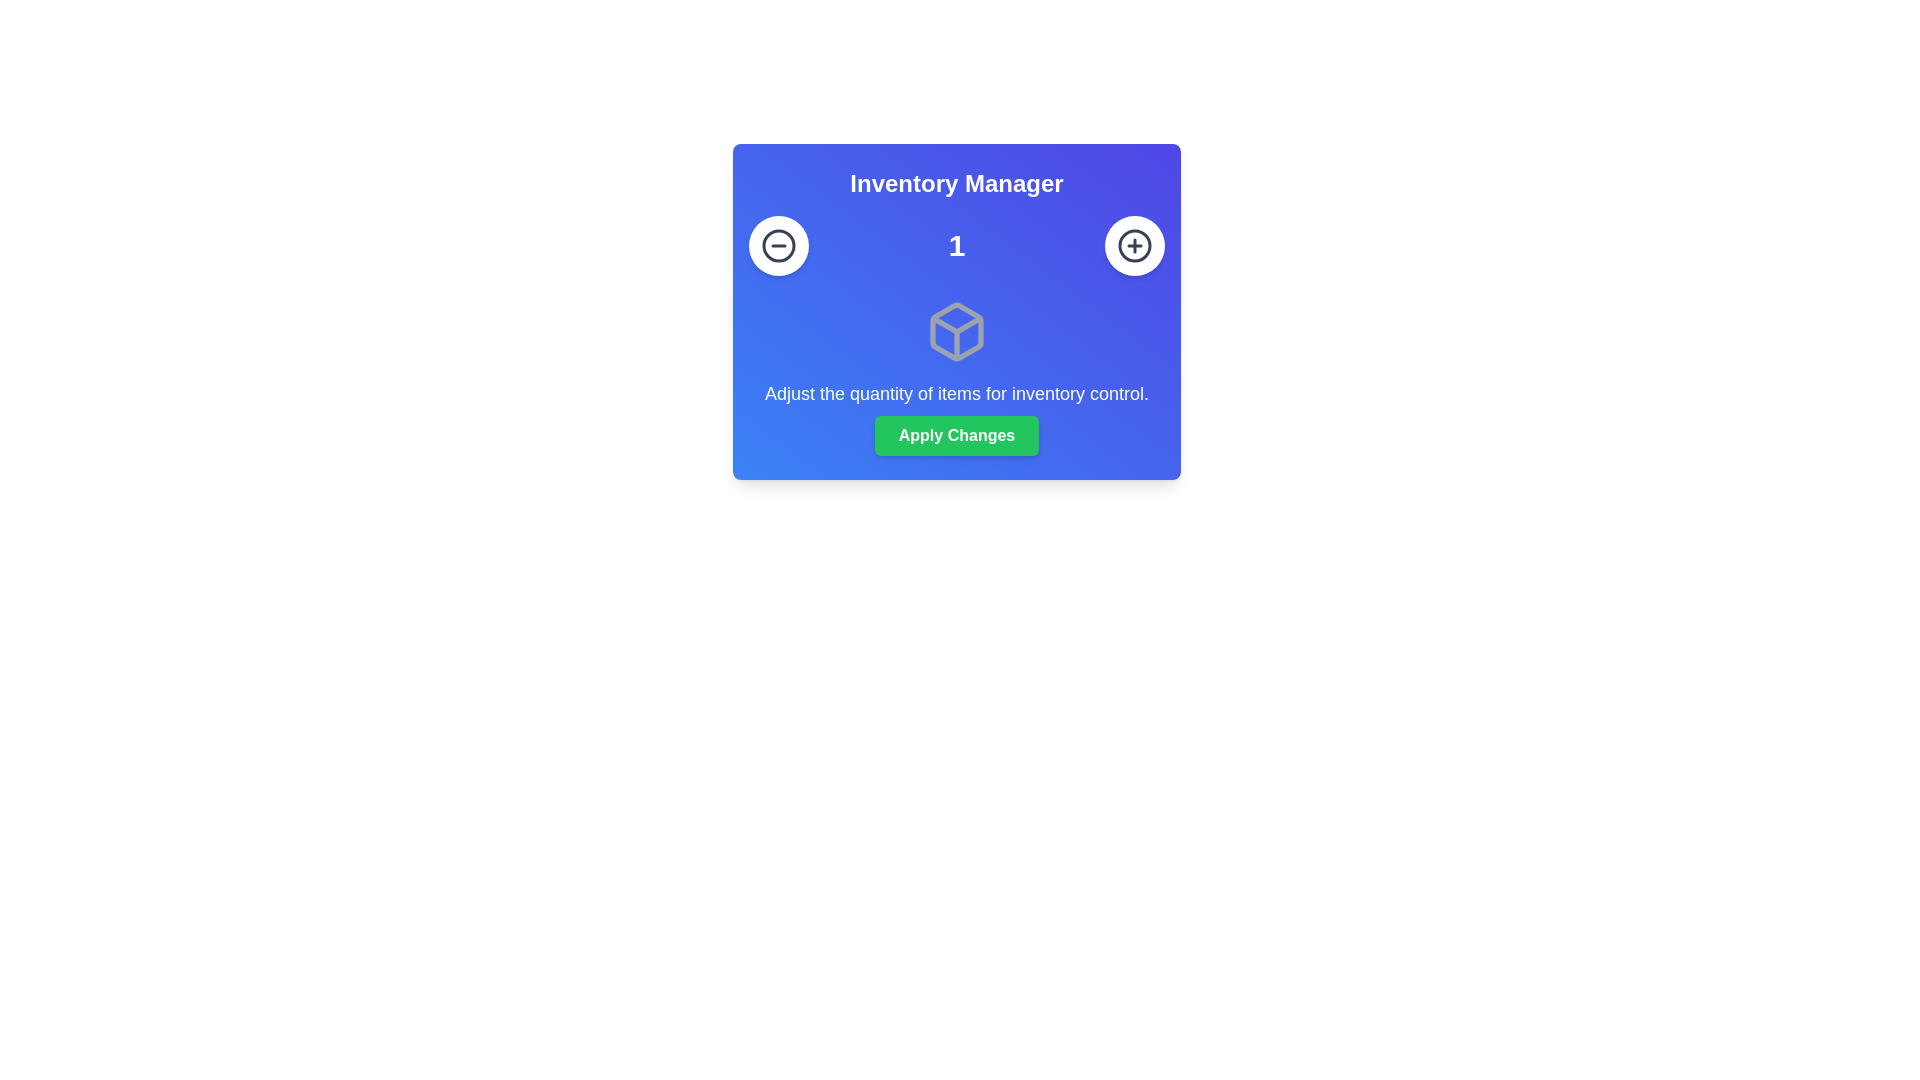 Image resolution: width=1920 pixels, height=1080 pixels. Describe the element at coordinates (955, 323) in the screenshot. I see `the decorative shape within the SVG graphic, which enhances the visual hierarchy and style of the interface, located centrally below the numeric display and above the descriptive text` at that location.